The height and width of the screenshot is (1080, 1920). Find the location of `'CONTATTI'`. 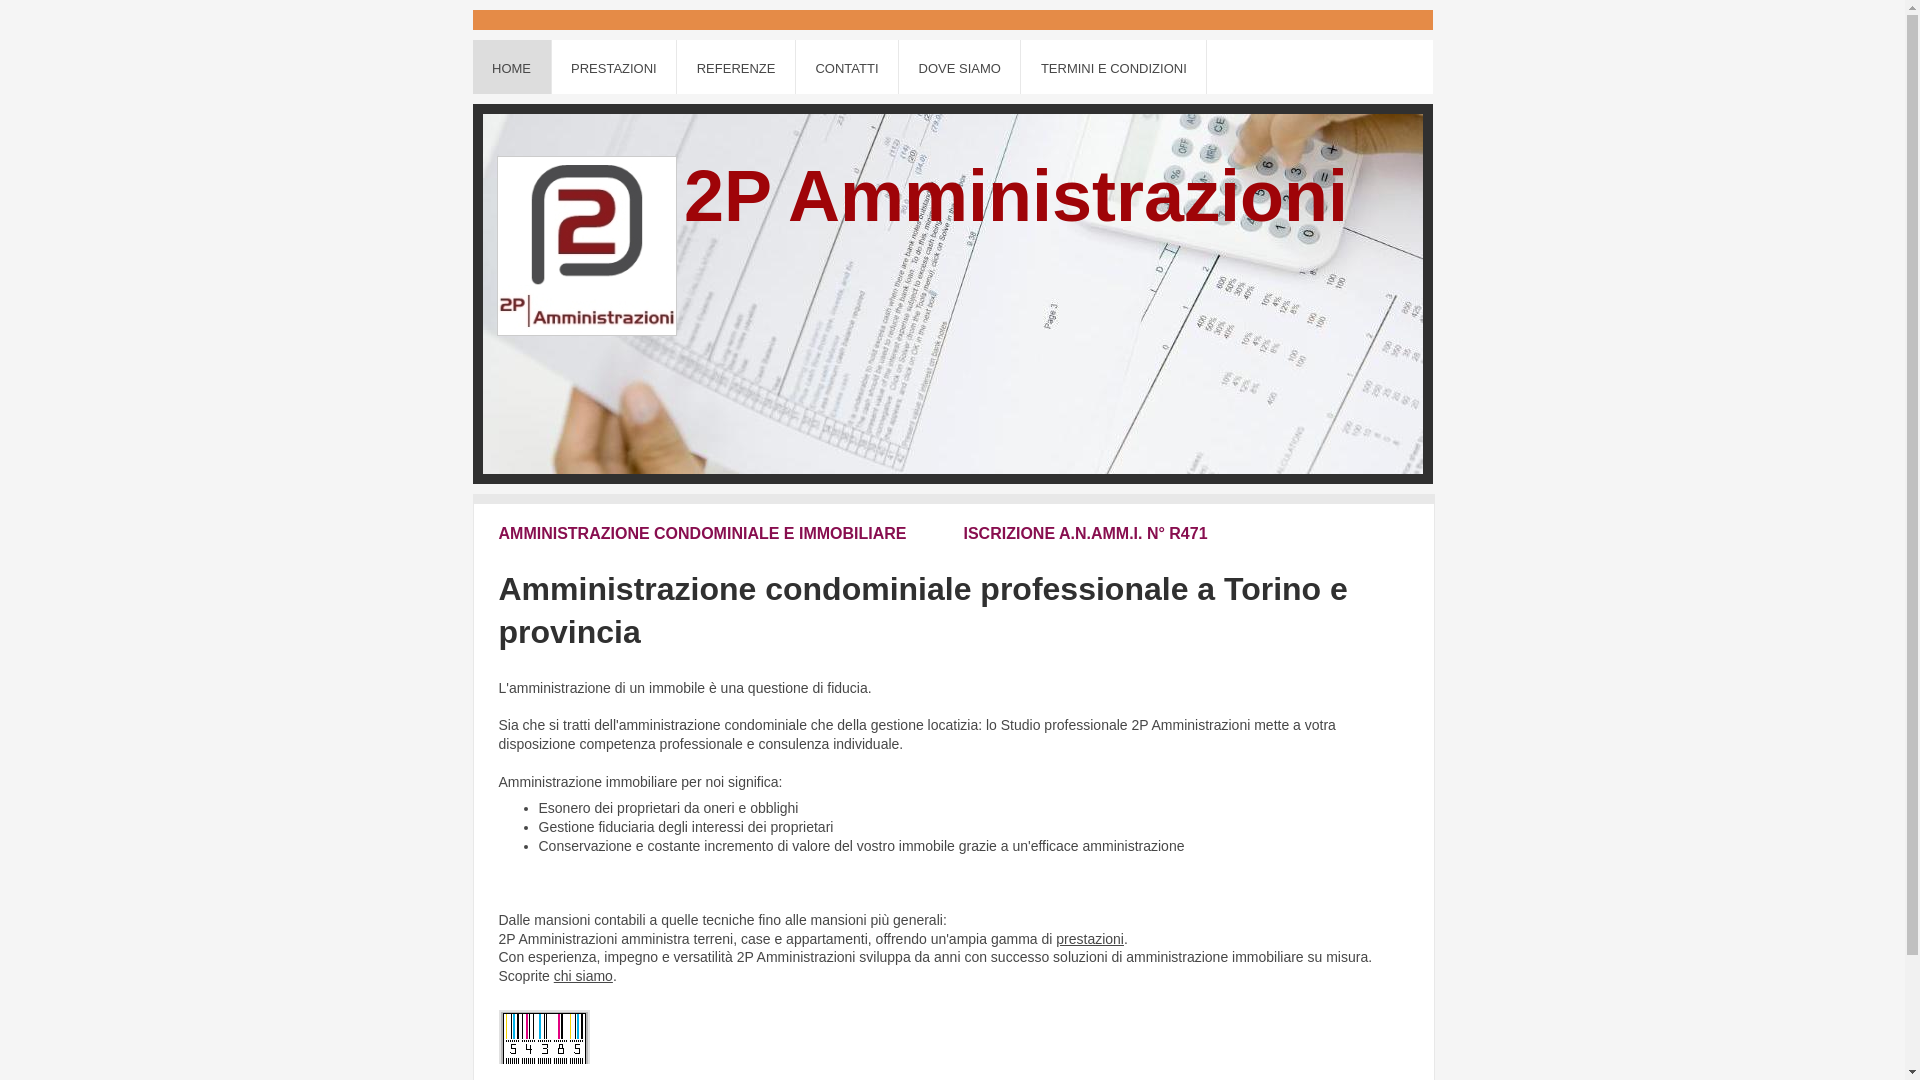

'CONTATTI' is located at coordinates (847, 65).